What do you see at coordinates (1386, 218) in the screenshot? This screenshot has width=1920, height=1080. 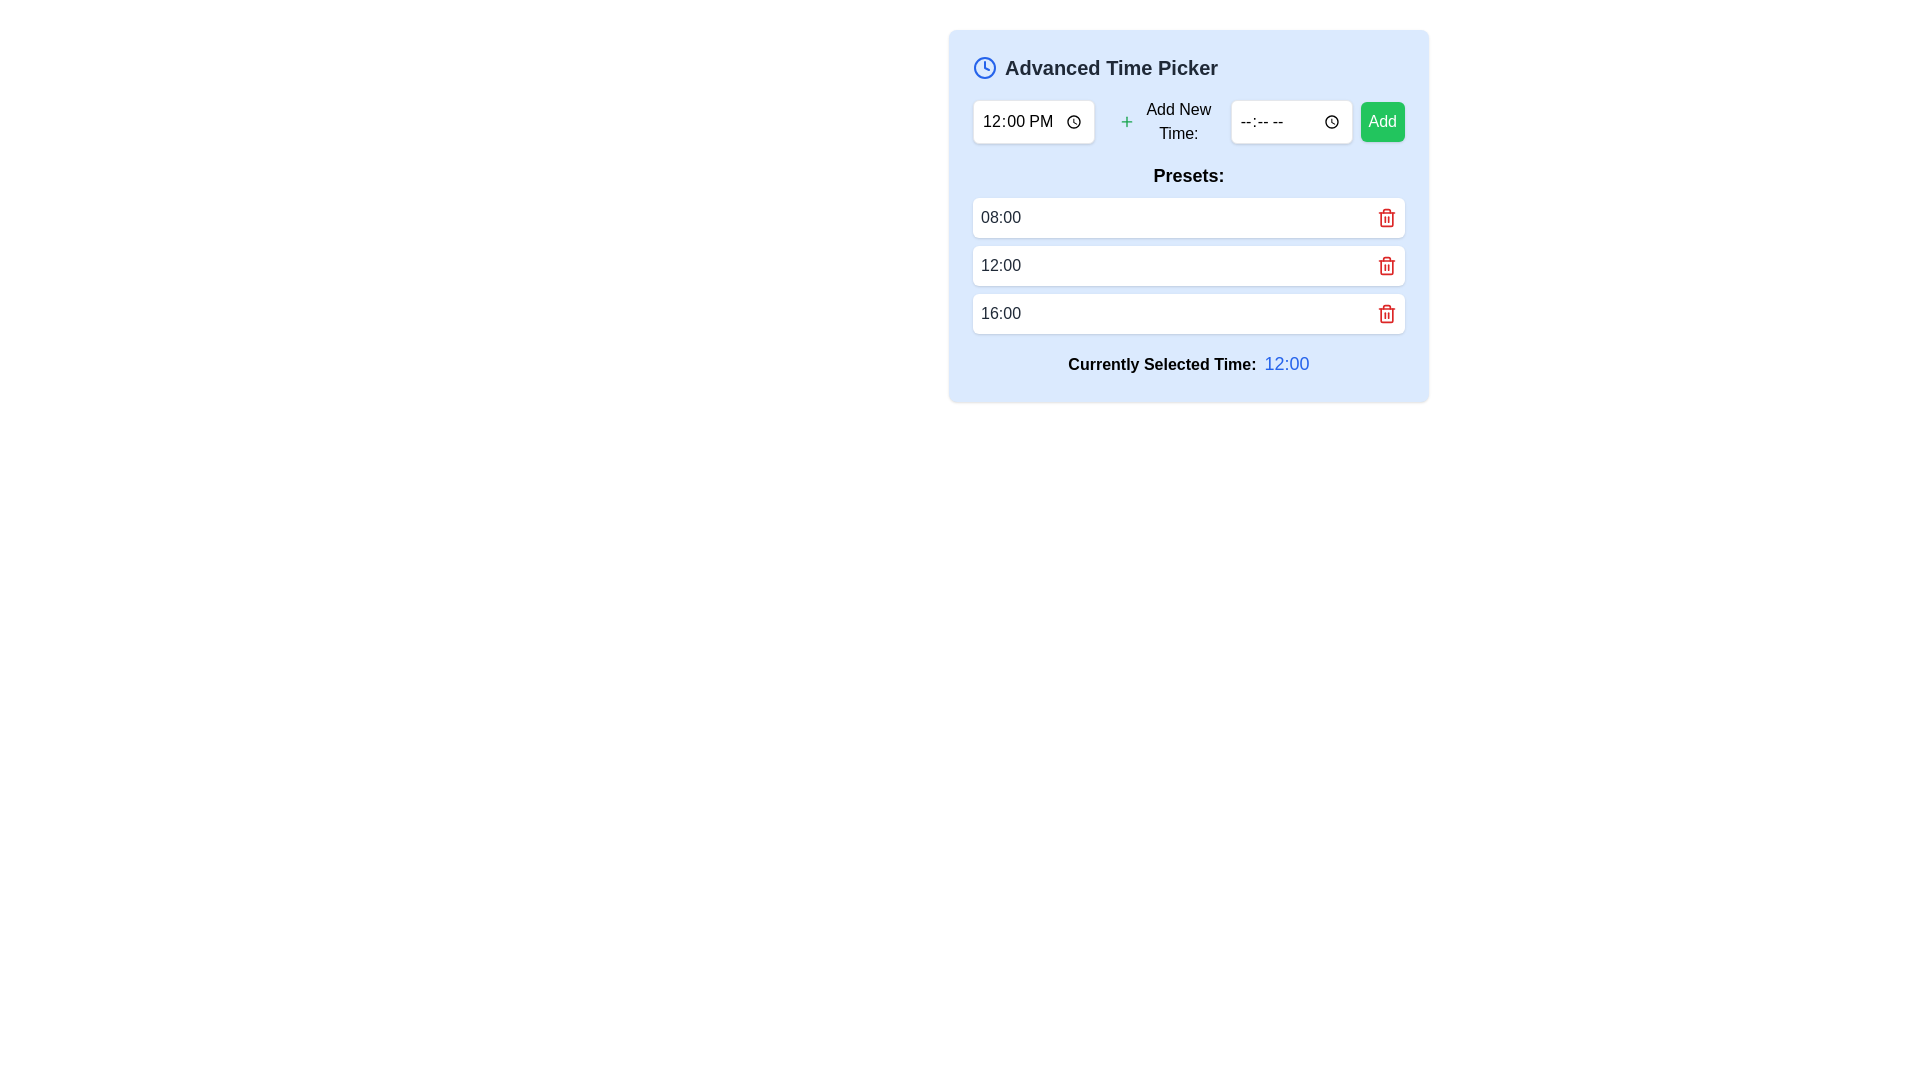 I see `the red trash can icon` at bounding box center [1386, 218].